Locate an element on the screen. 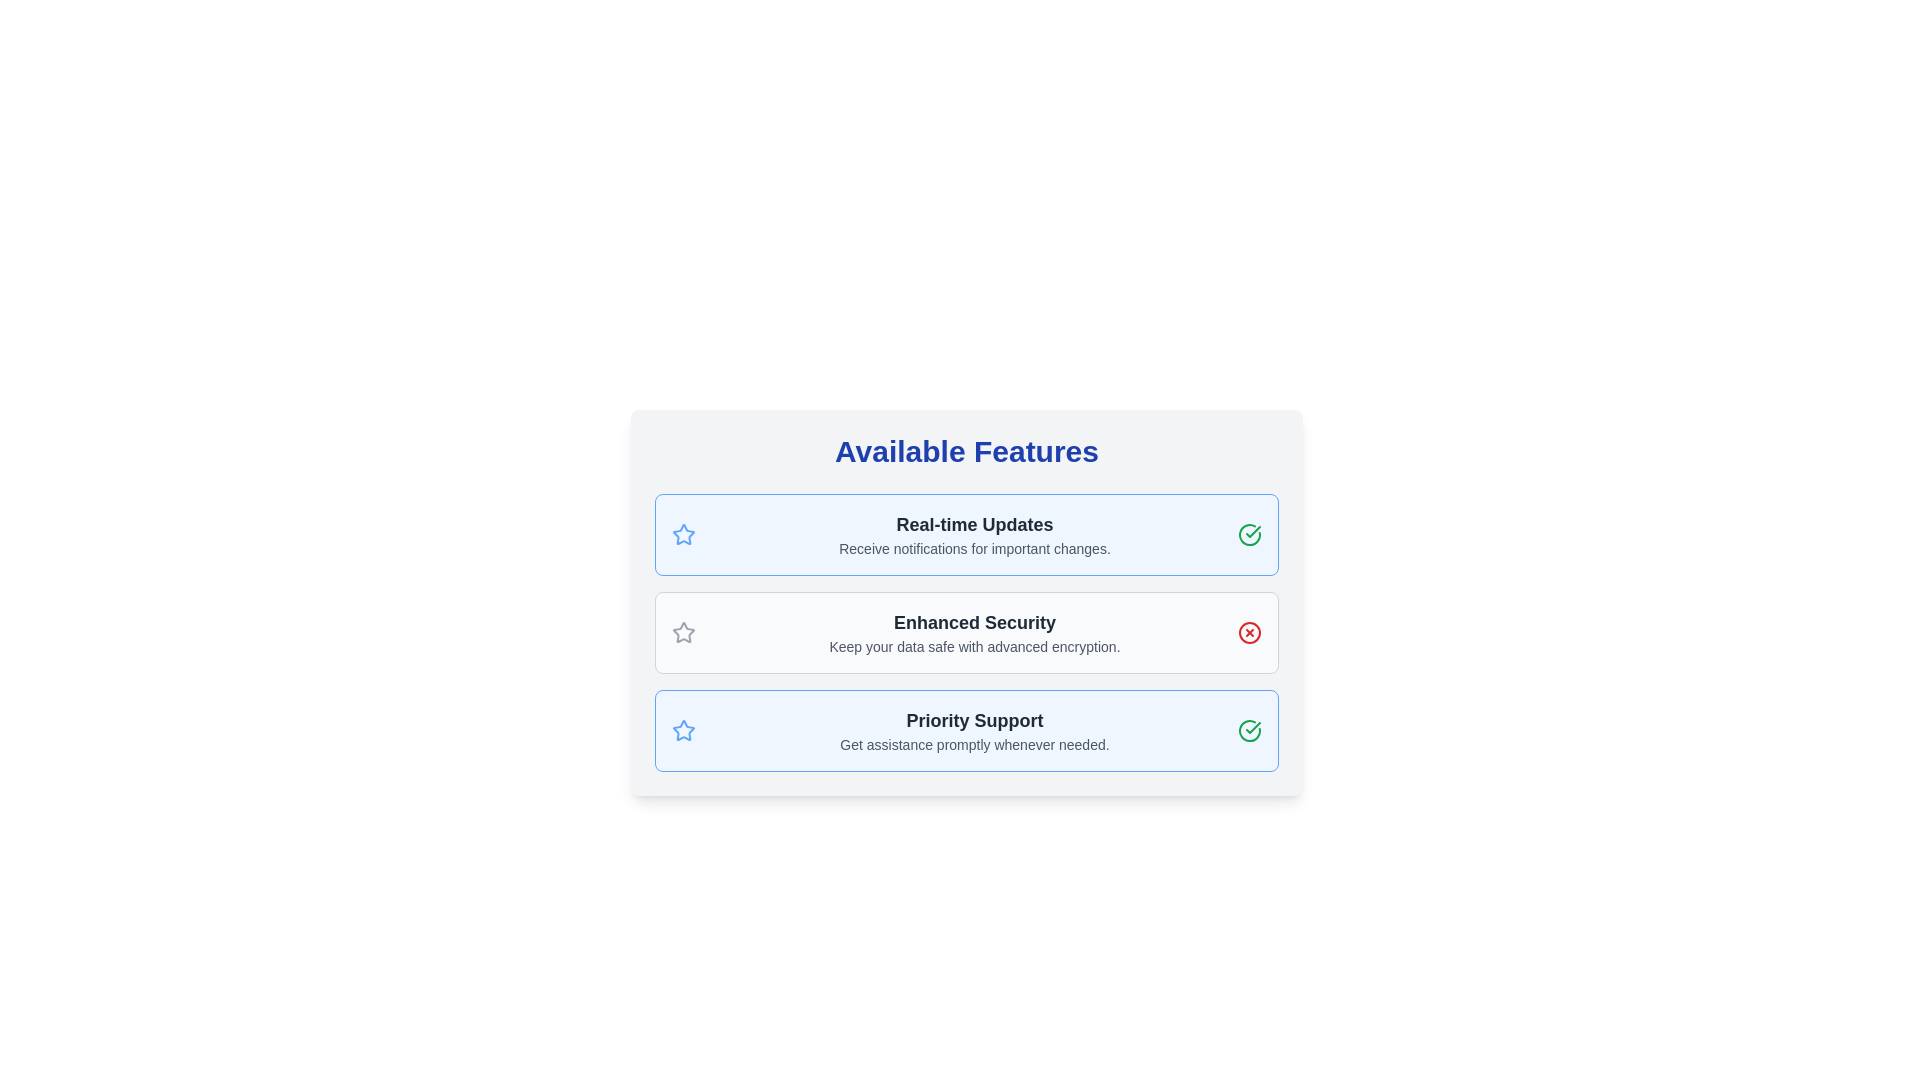 The width and height of the screenshot is (1920, 1080). the green checkmark icon located in the lower-right corner of the third item in the vertical list of features, which indicates confirmation or success for the 'Priority Support' feature is located at coordinates (1252, 531).